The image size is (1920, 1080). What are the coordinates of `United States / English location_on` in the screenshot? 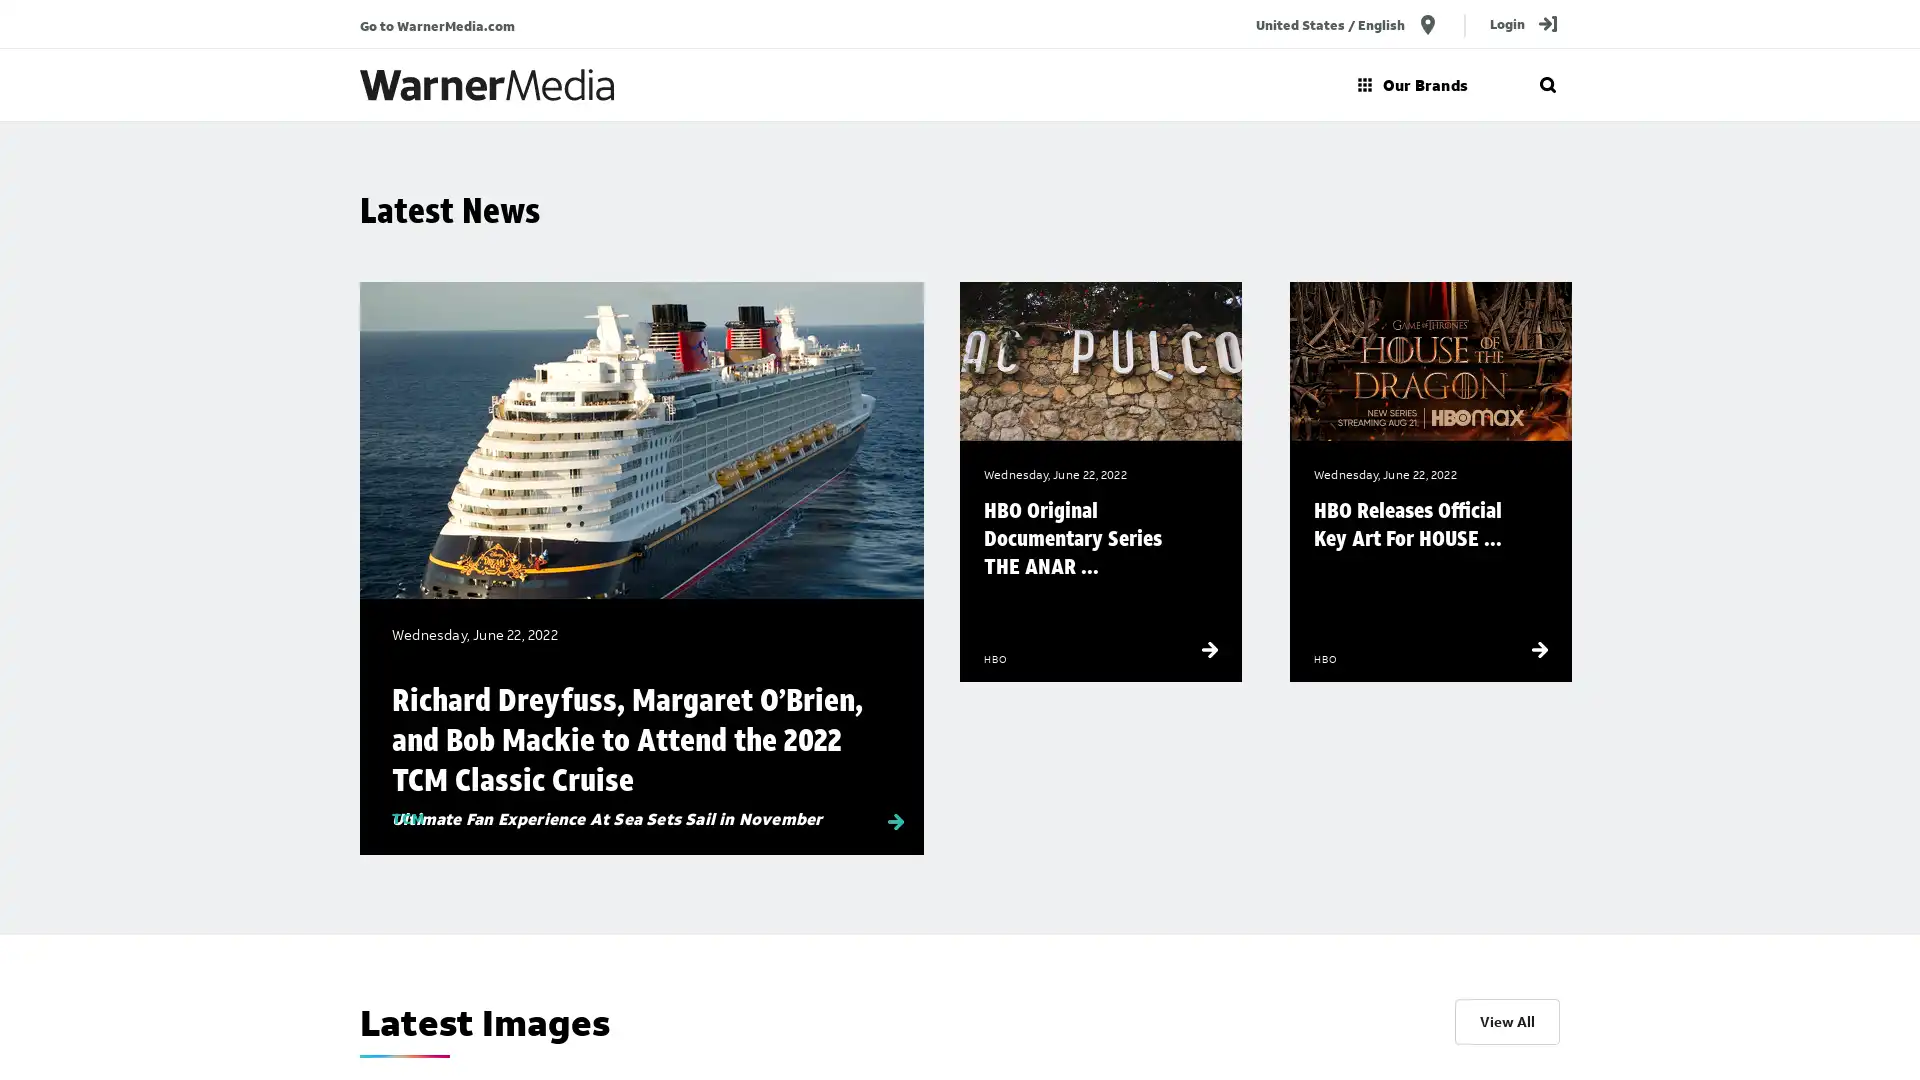 It's located at (1348, 26).